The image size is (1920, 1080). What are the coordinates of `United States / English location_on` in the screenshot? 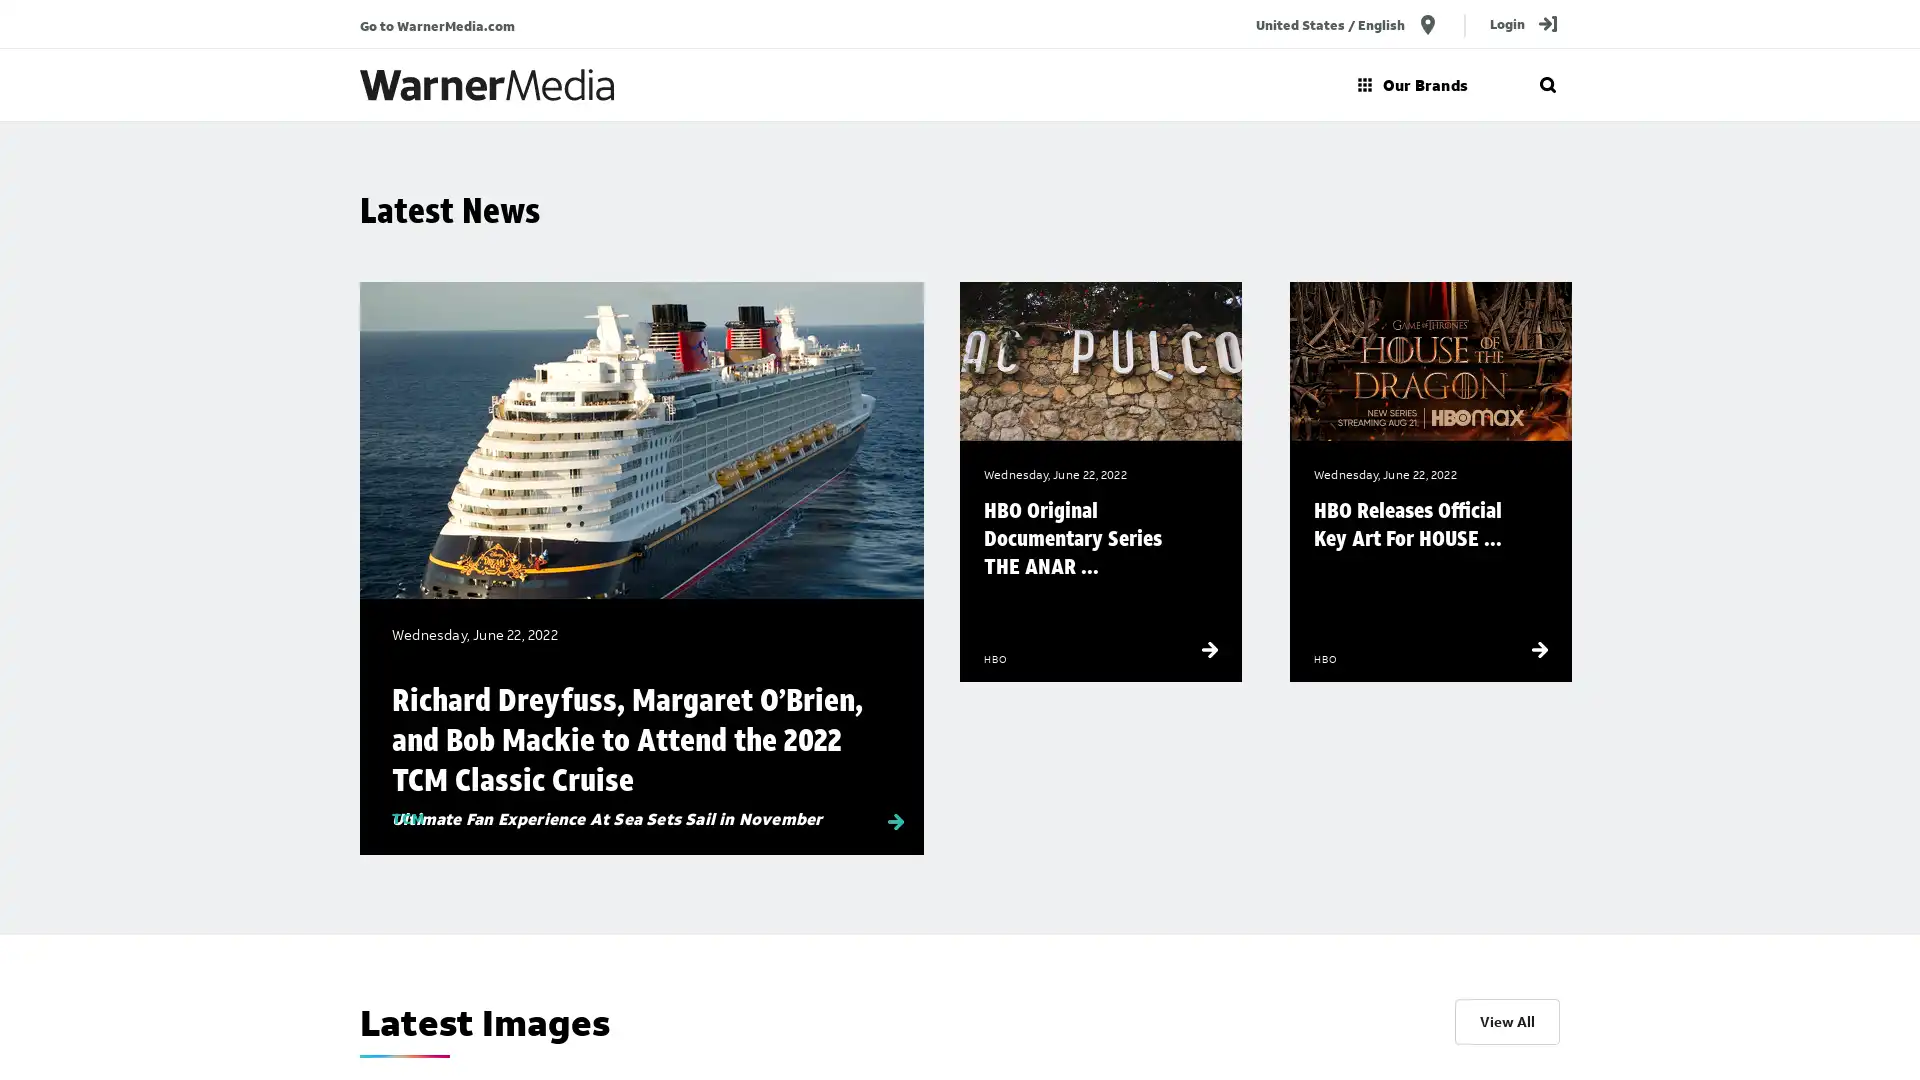 It's located at (1348, 26).